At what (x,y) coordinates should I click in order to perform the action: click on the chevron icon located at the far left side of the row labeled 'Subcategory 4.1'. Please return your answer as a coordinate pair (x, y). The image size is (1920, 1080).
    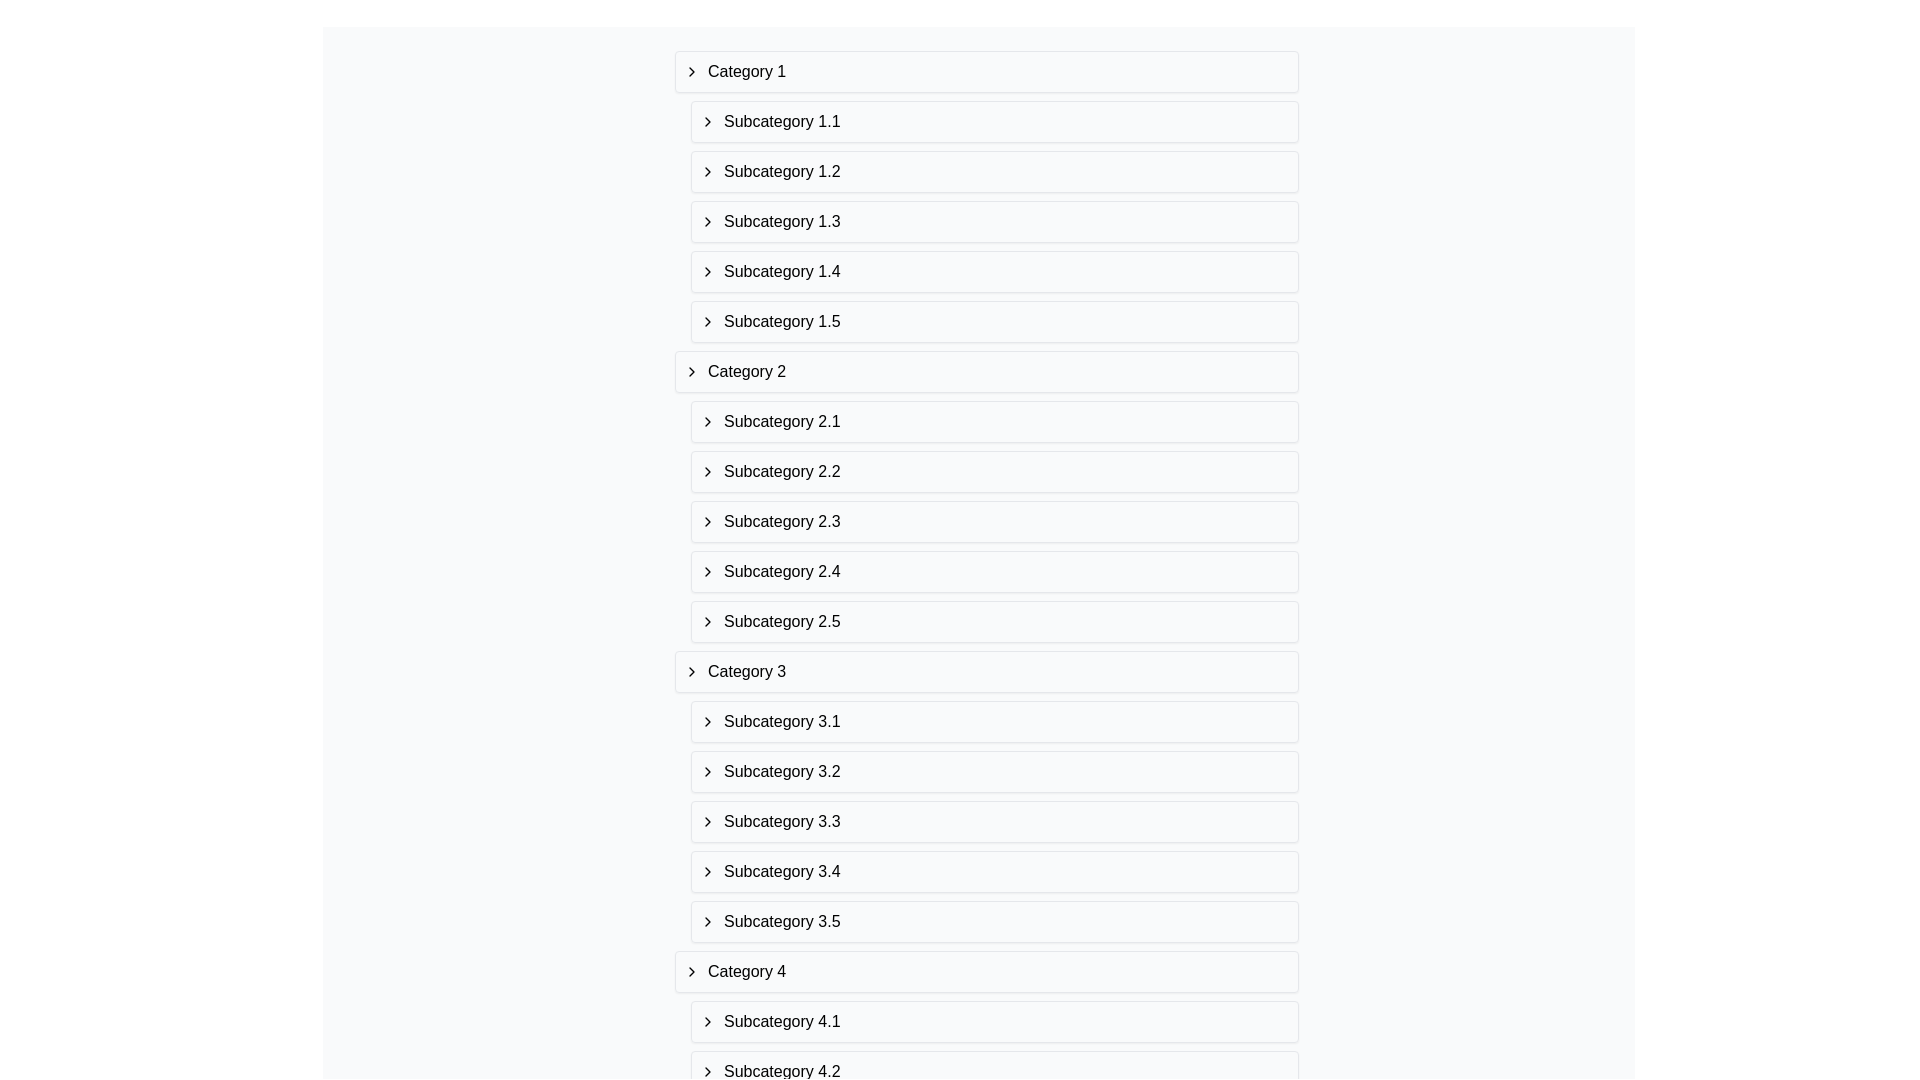
    Looking at the image, I should click on (708, 1022).